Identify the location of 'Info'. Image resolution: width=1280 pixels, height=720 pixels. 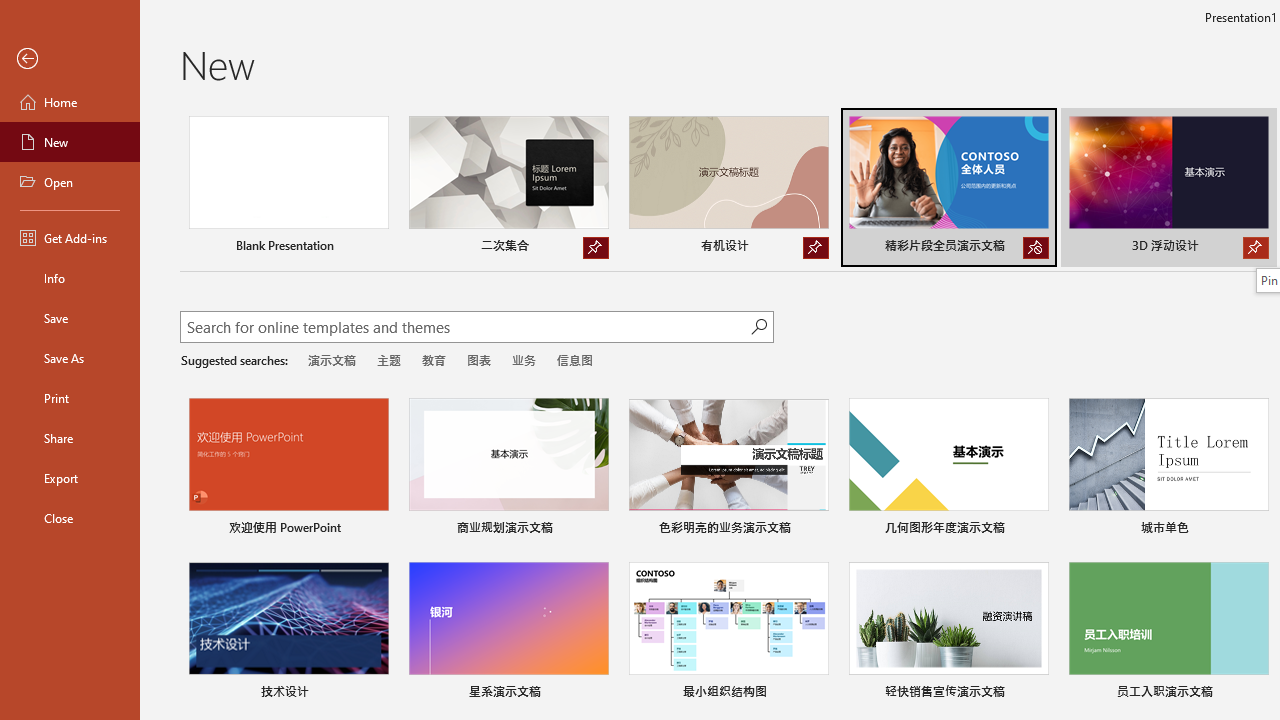
(69, 277).